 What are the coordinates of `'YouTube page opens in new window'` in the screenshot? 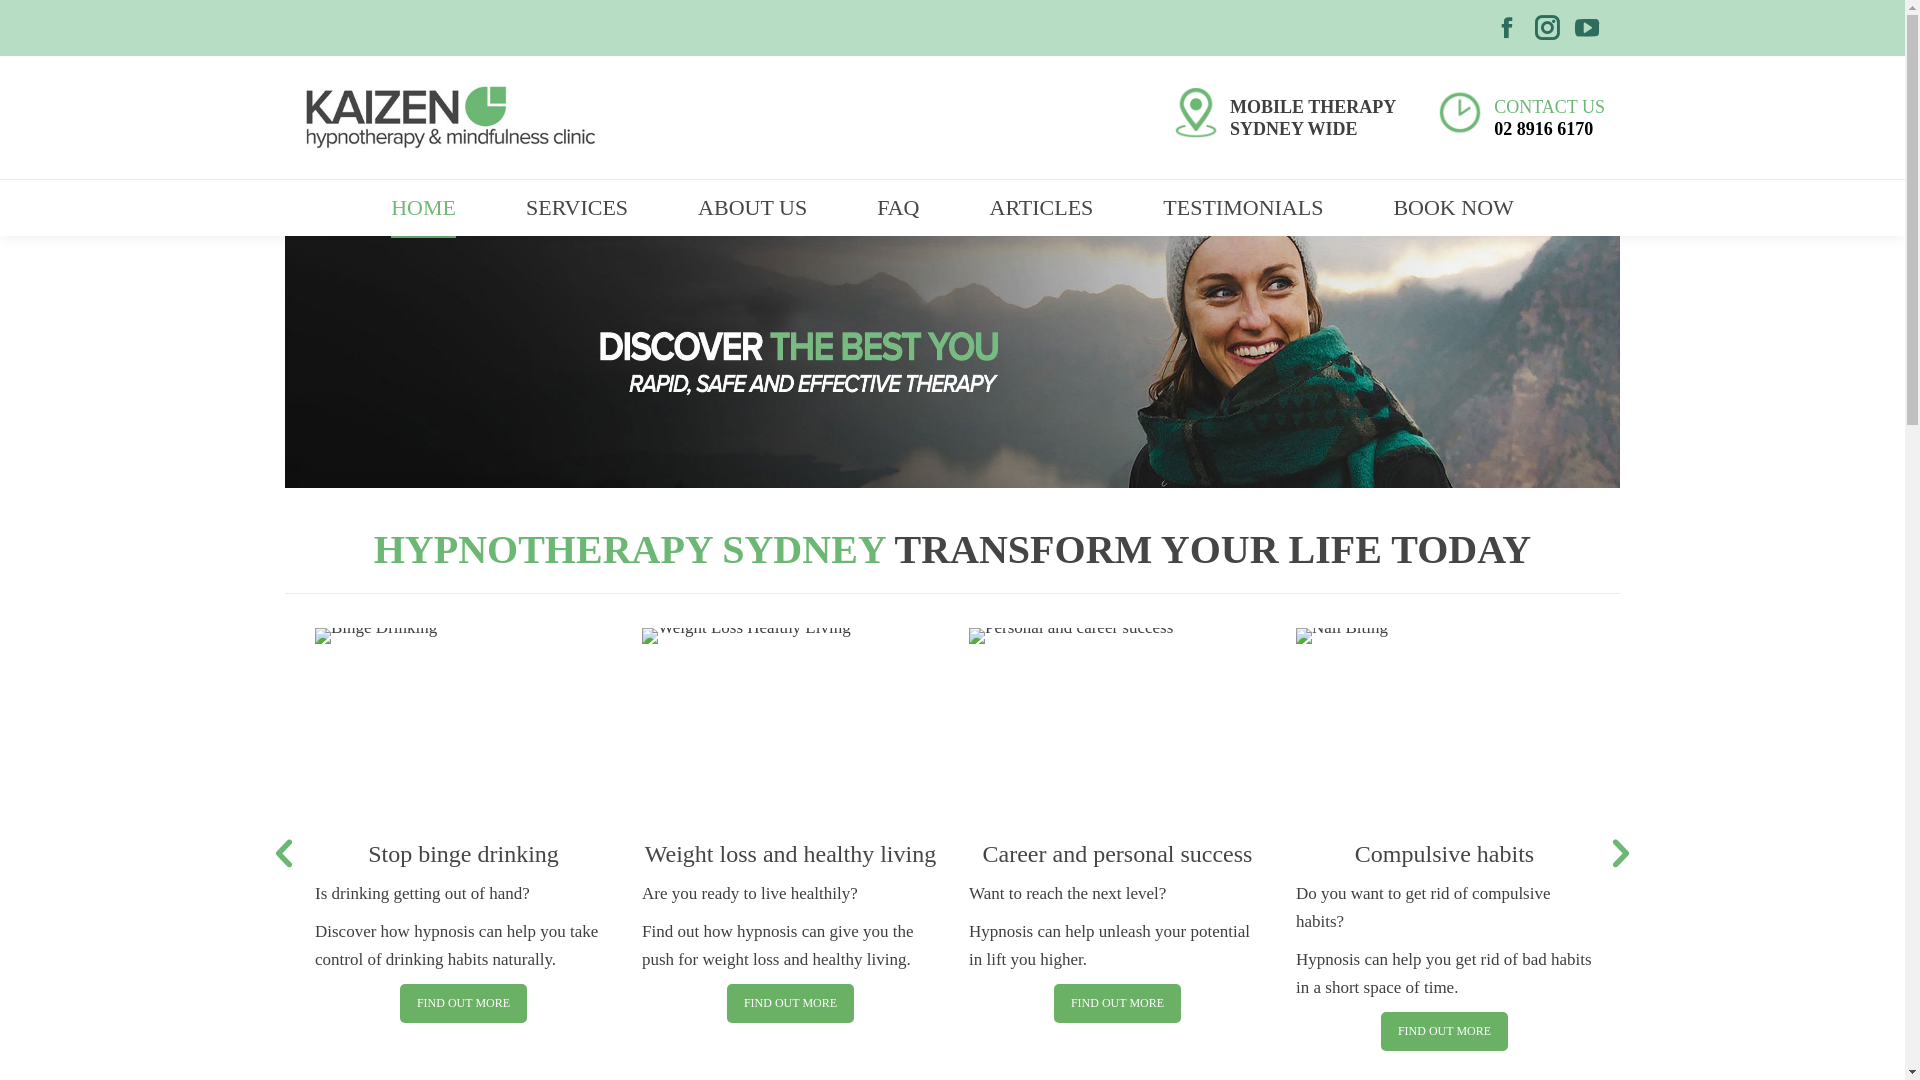 It's located at (1586, 27).